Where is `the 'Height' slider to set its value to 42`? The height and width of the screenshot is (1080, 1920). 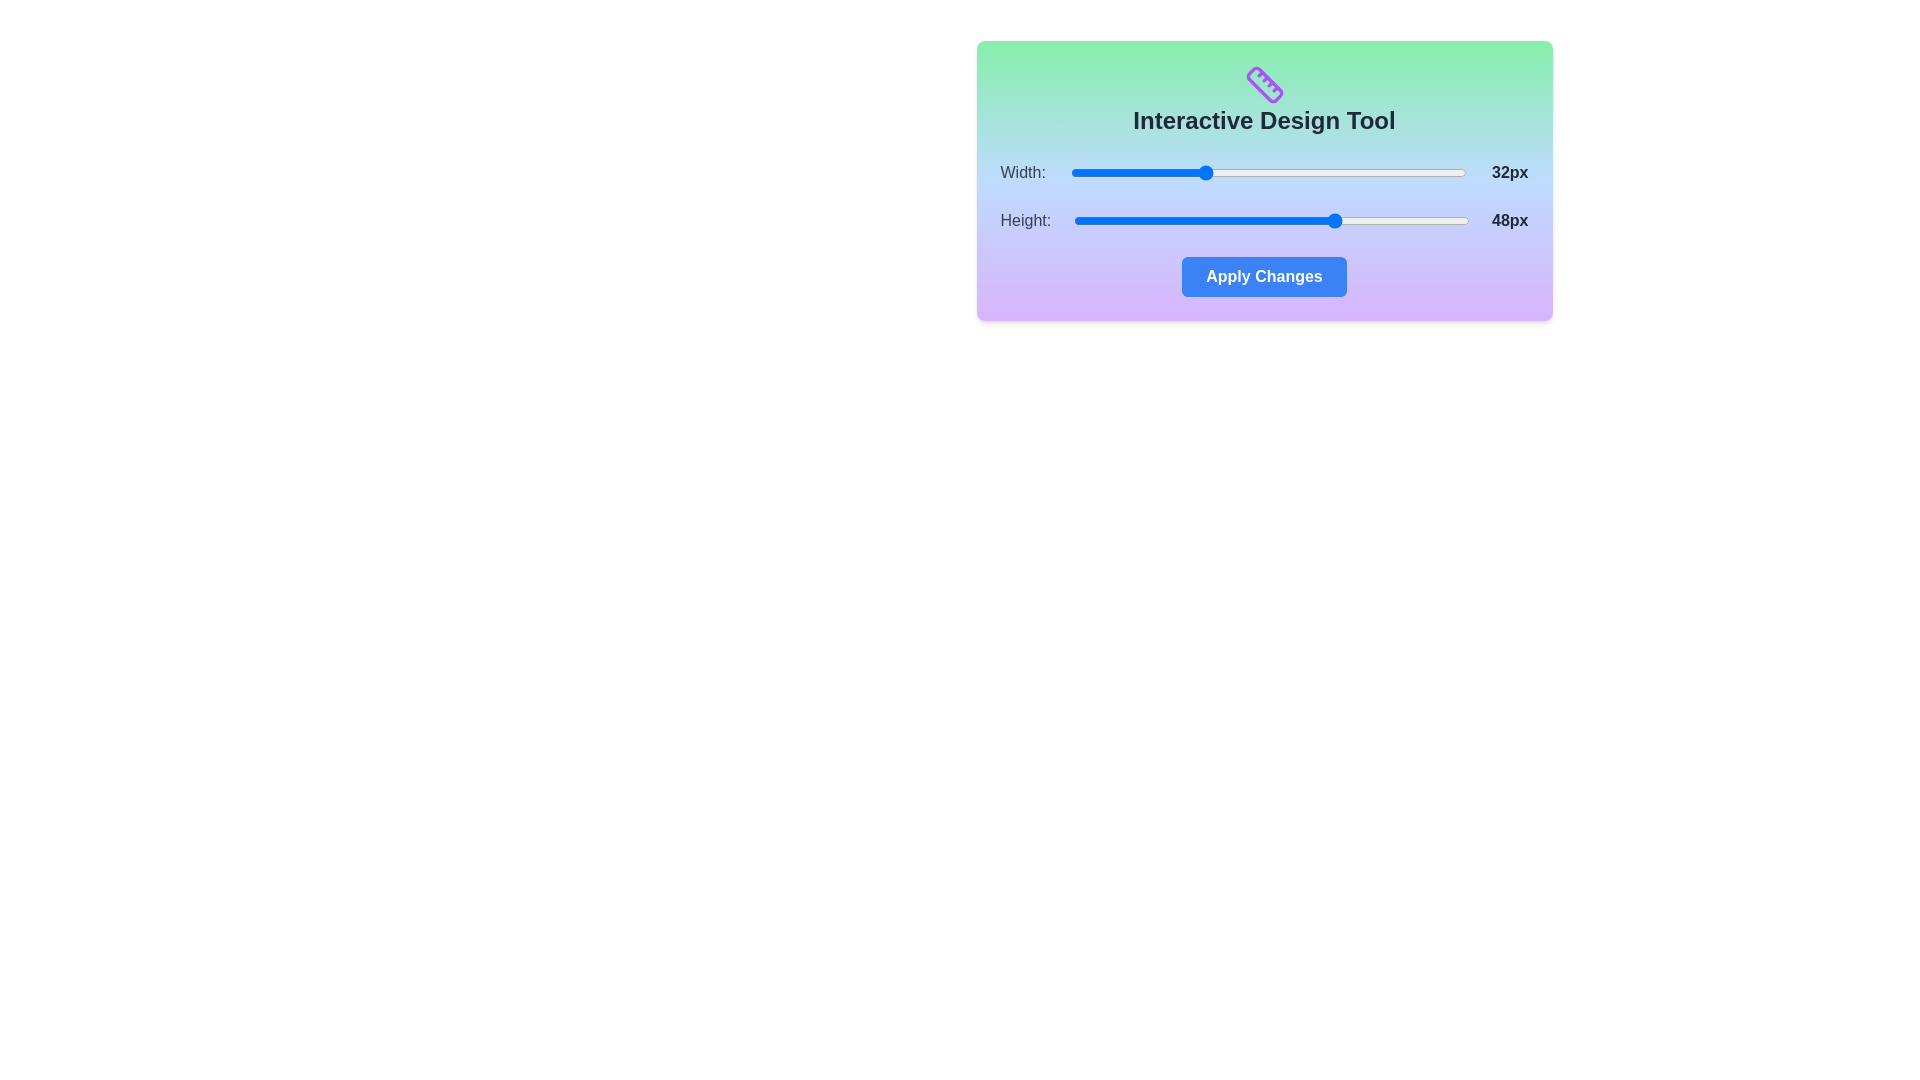
the 'Height' slider to set its value to 42 is located at coordinates (1288, 220).